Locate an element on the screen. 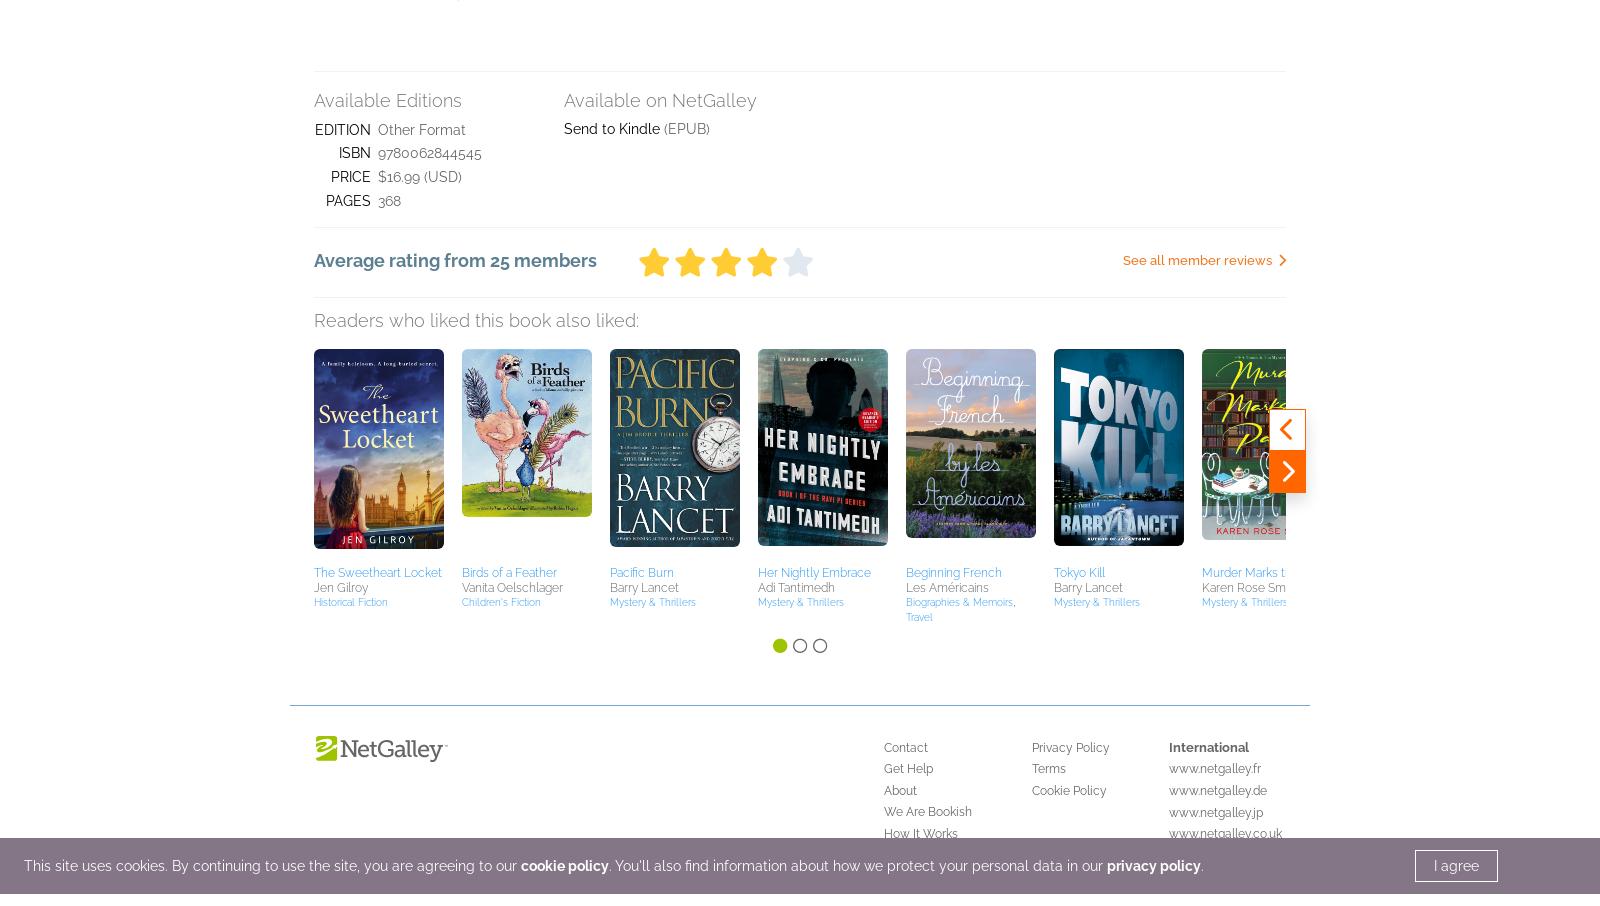 Image resolution: width=1600 pixels, height=906 pixels. 'www.netgalley.co.uk' is located at coordinates (1224, 32).